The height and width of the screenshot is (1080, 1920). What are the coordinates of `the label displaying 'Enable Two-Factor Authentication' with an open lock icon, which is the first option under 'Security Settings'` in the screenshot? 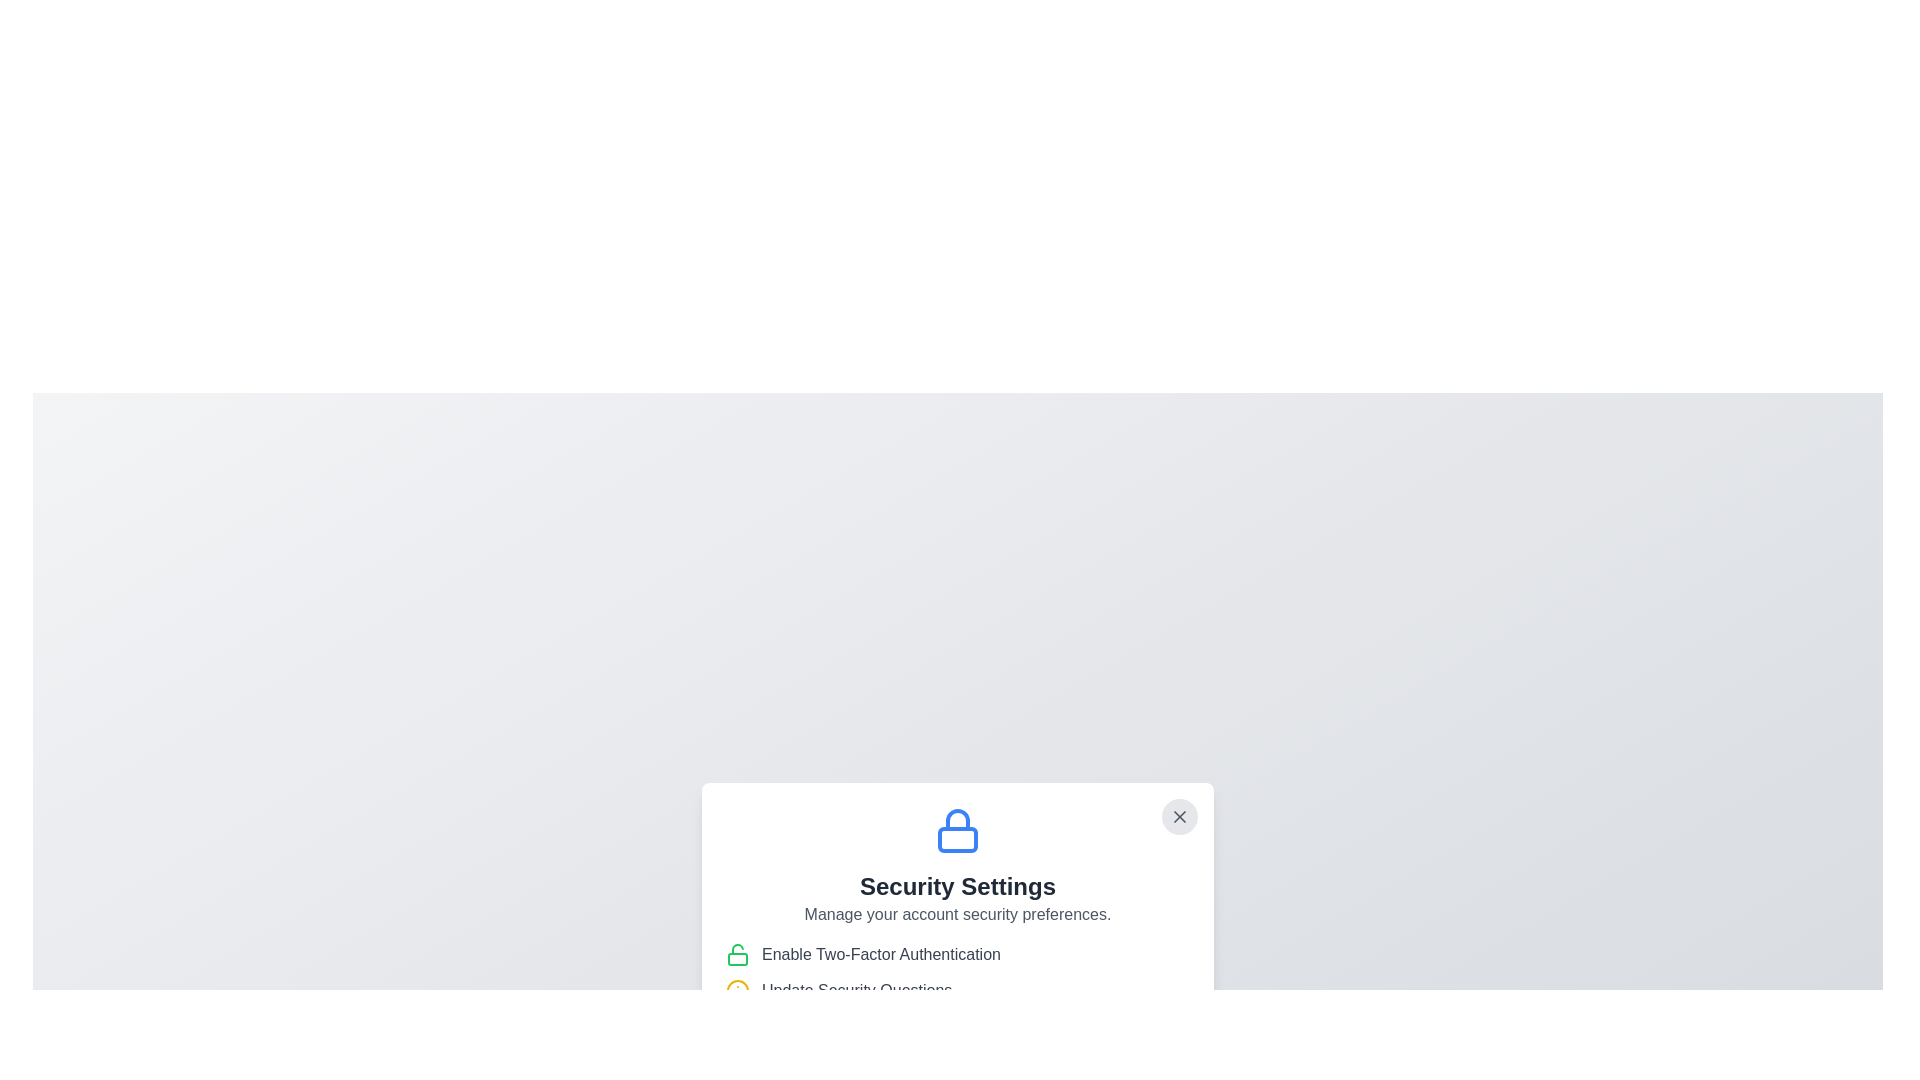 It's located at (957, 954).